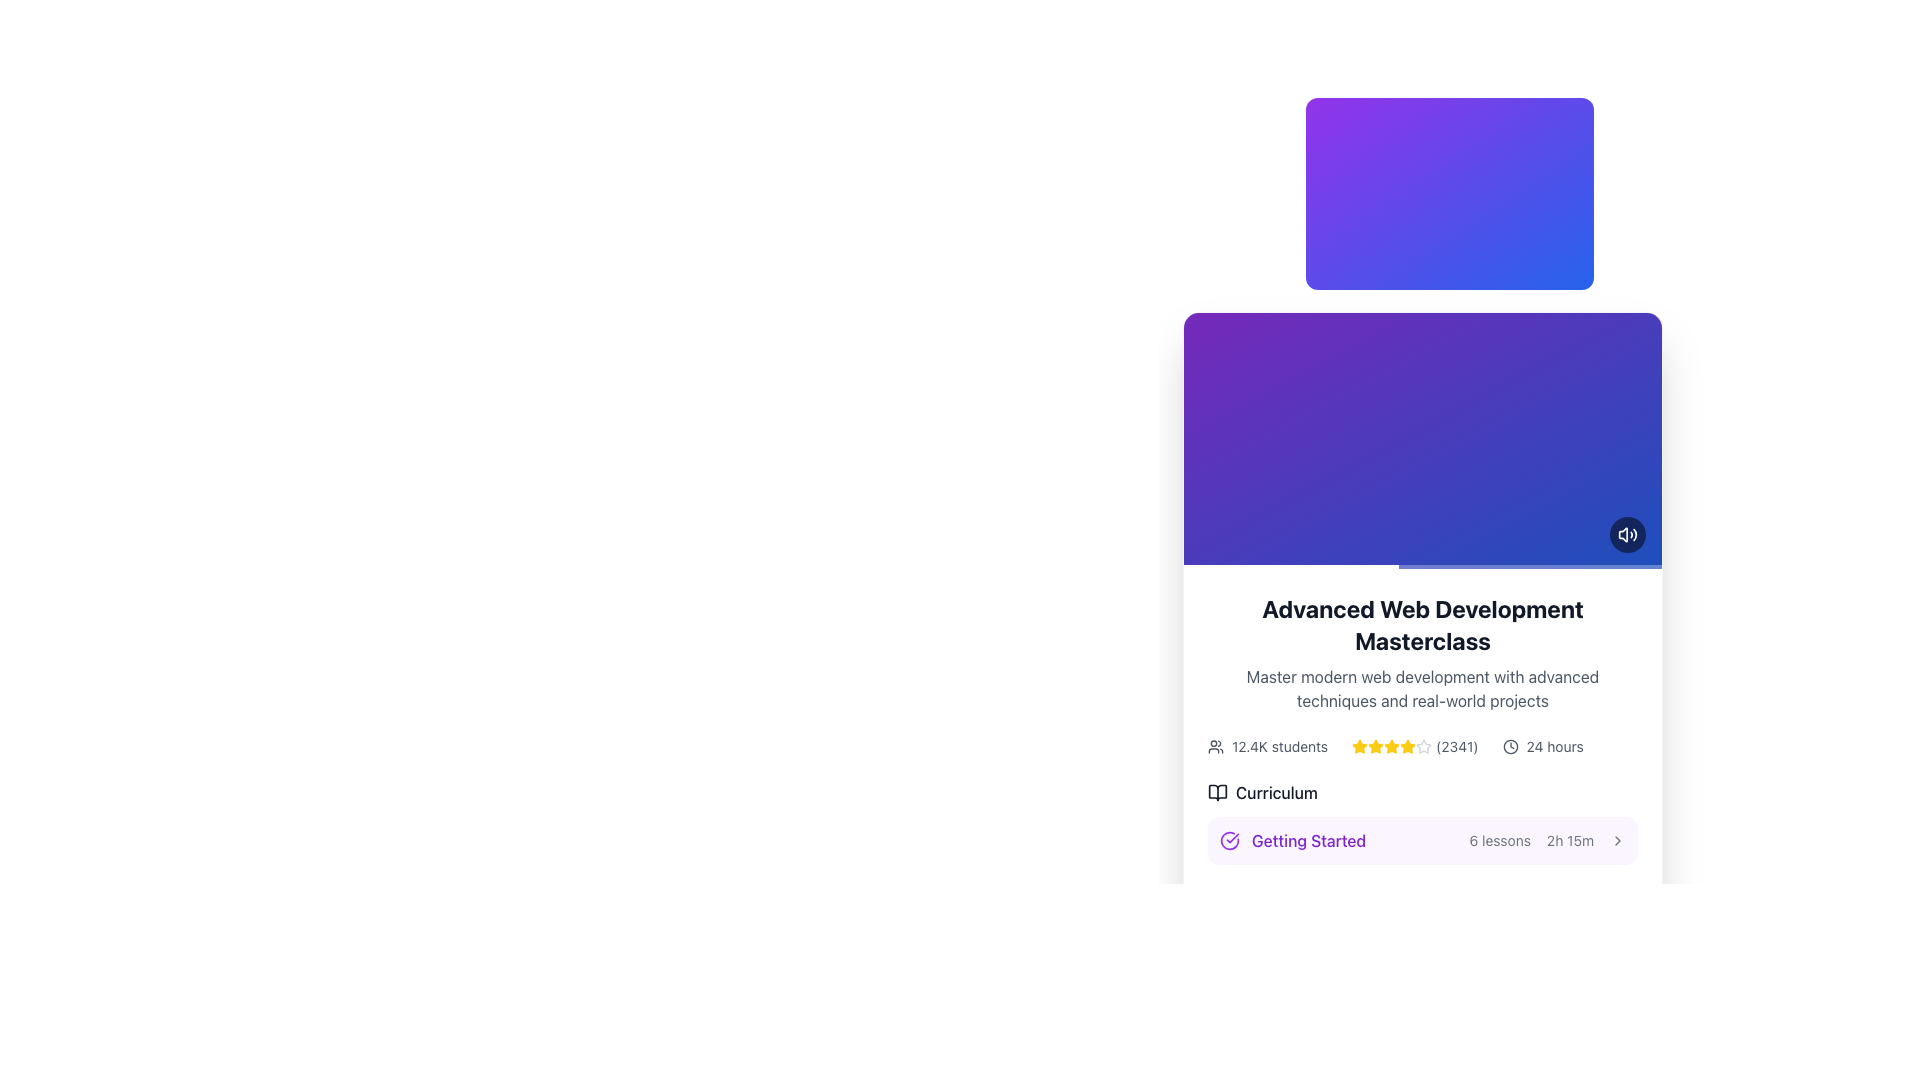  What do you see at coordinates (1407, 746) in the screenshot?
I see `the third star icon in the filled yellow star rating display for the course 'Advanced Web Development Masterclass'` at bounding box center [1407, 746].